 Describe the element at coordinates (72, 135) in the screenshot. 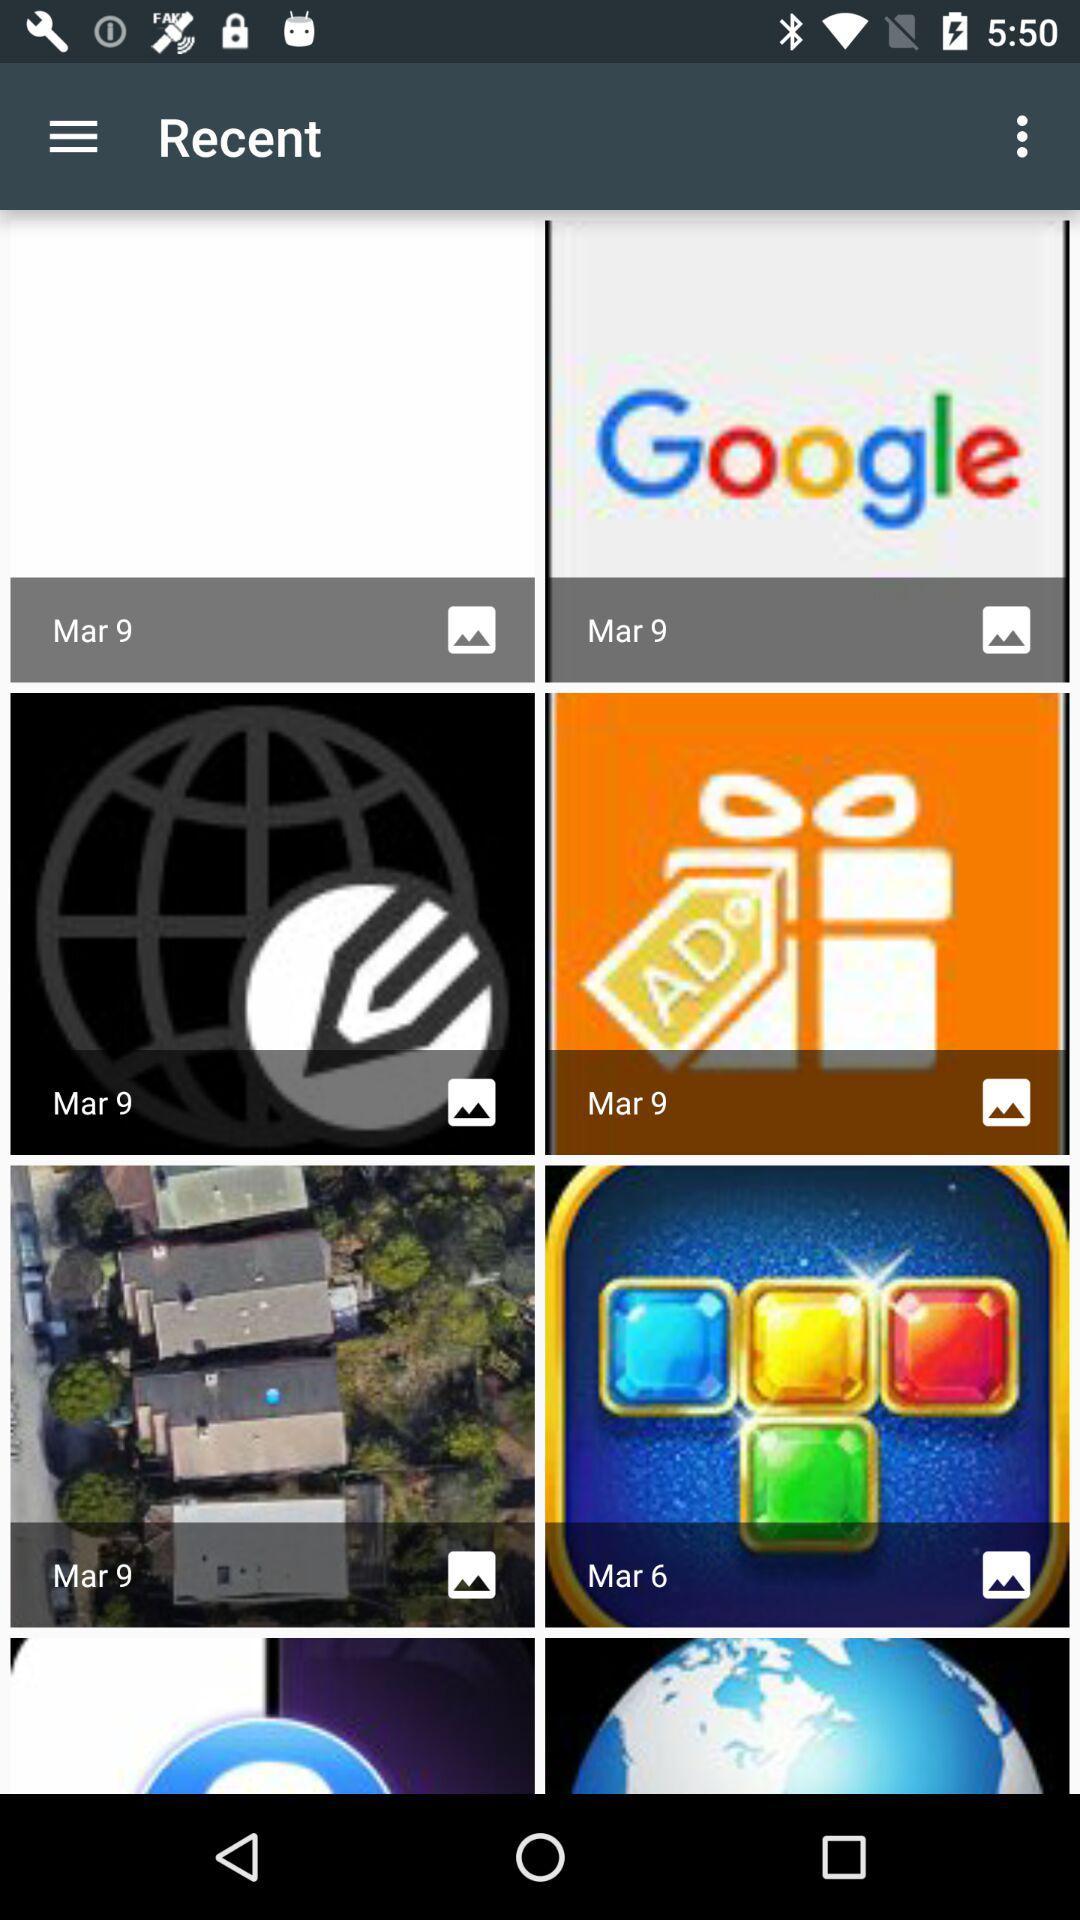

I see `the app to the left of the recent` at that location.